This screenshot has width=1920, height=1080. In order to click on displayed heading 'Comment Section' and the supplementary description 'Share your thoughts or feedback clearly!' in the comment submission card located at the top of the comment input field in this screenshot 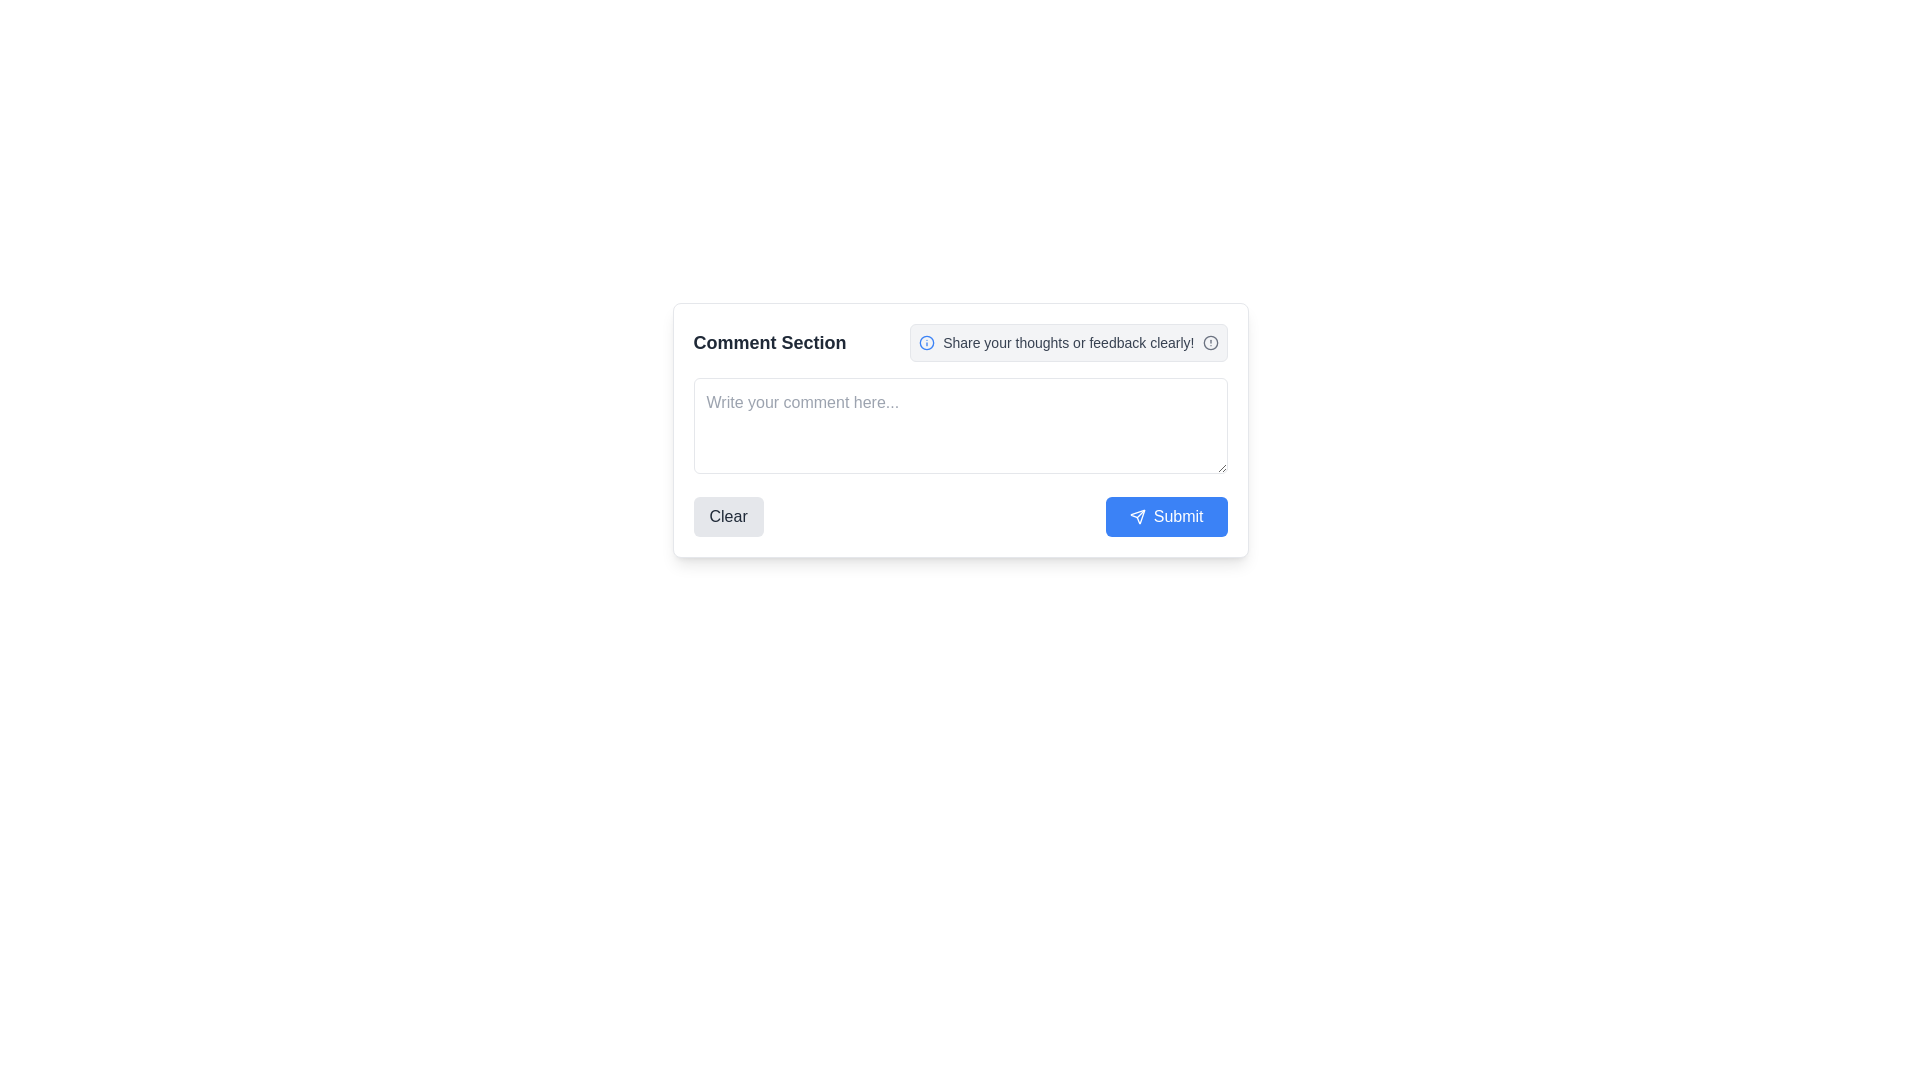, I will do `click(960, 342)`.